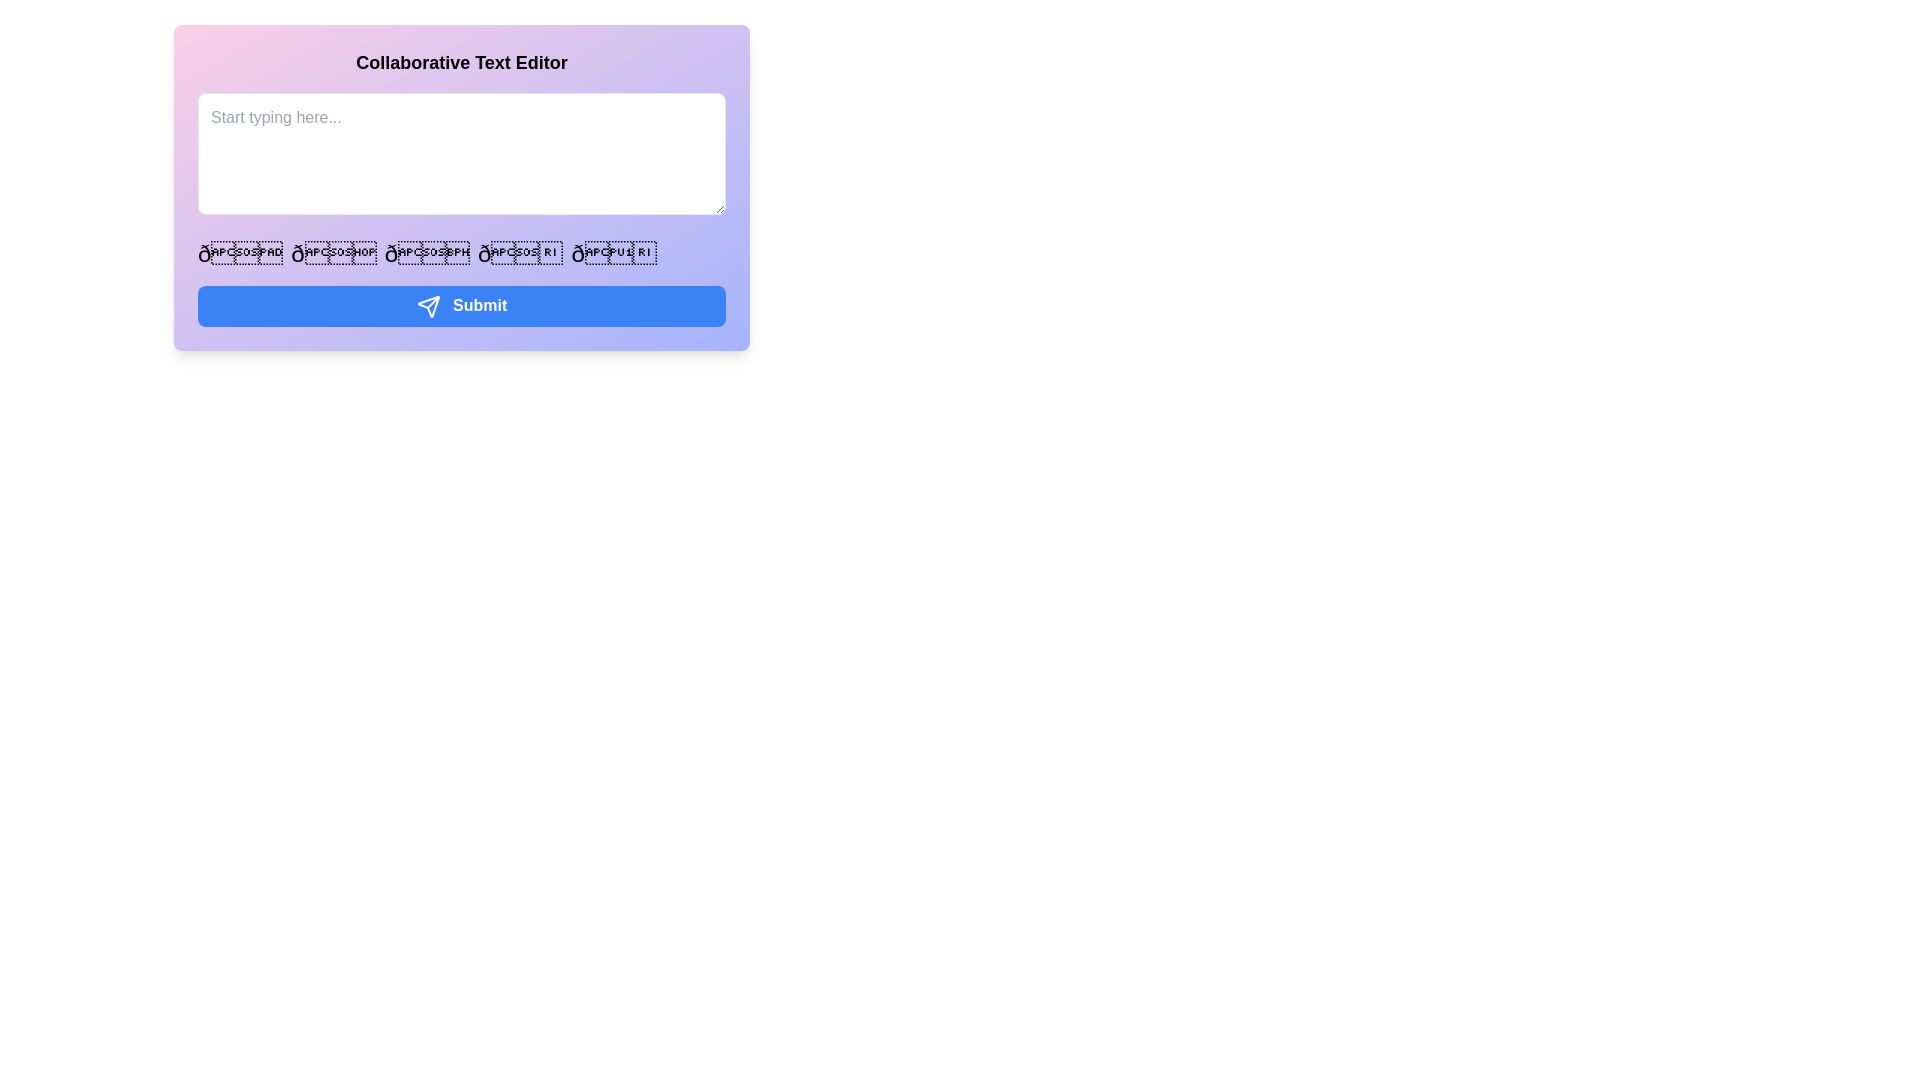 The height and width of the screenshot is (1080, 1920). What do you see at coordinates (427, 306) in the screenshot?
I see `the submission icon located to the left of the 'Submit' button text, which enhances the button's functionality` at bounding box center [427, 306].